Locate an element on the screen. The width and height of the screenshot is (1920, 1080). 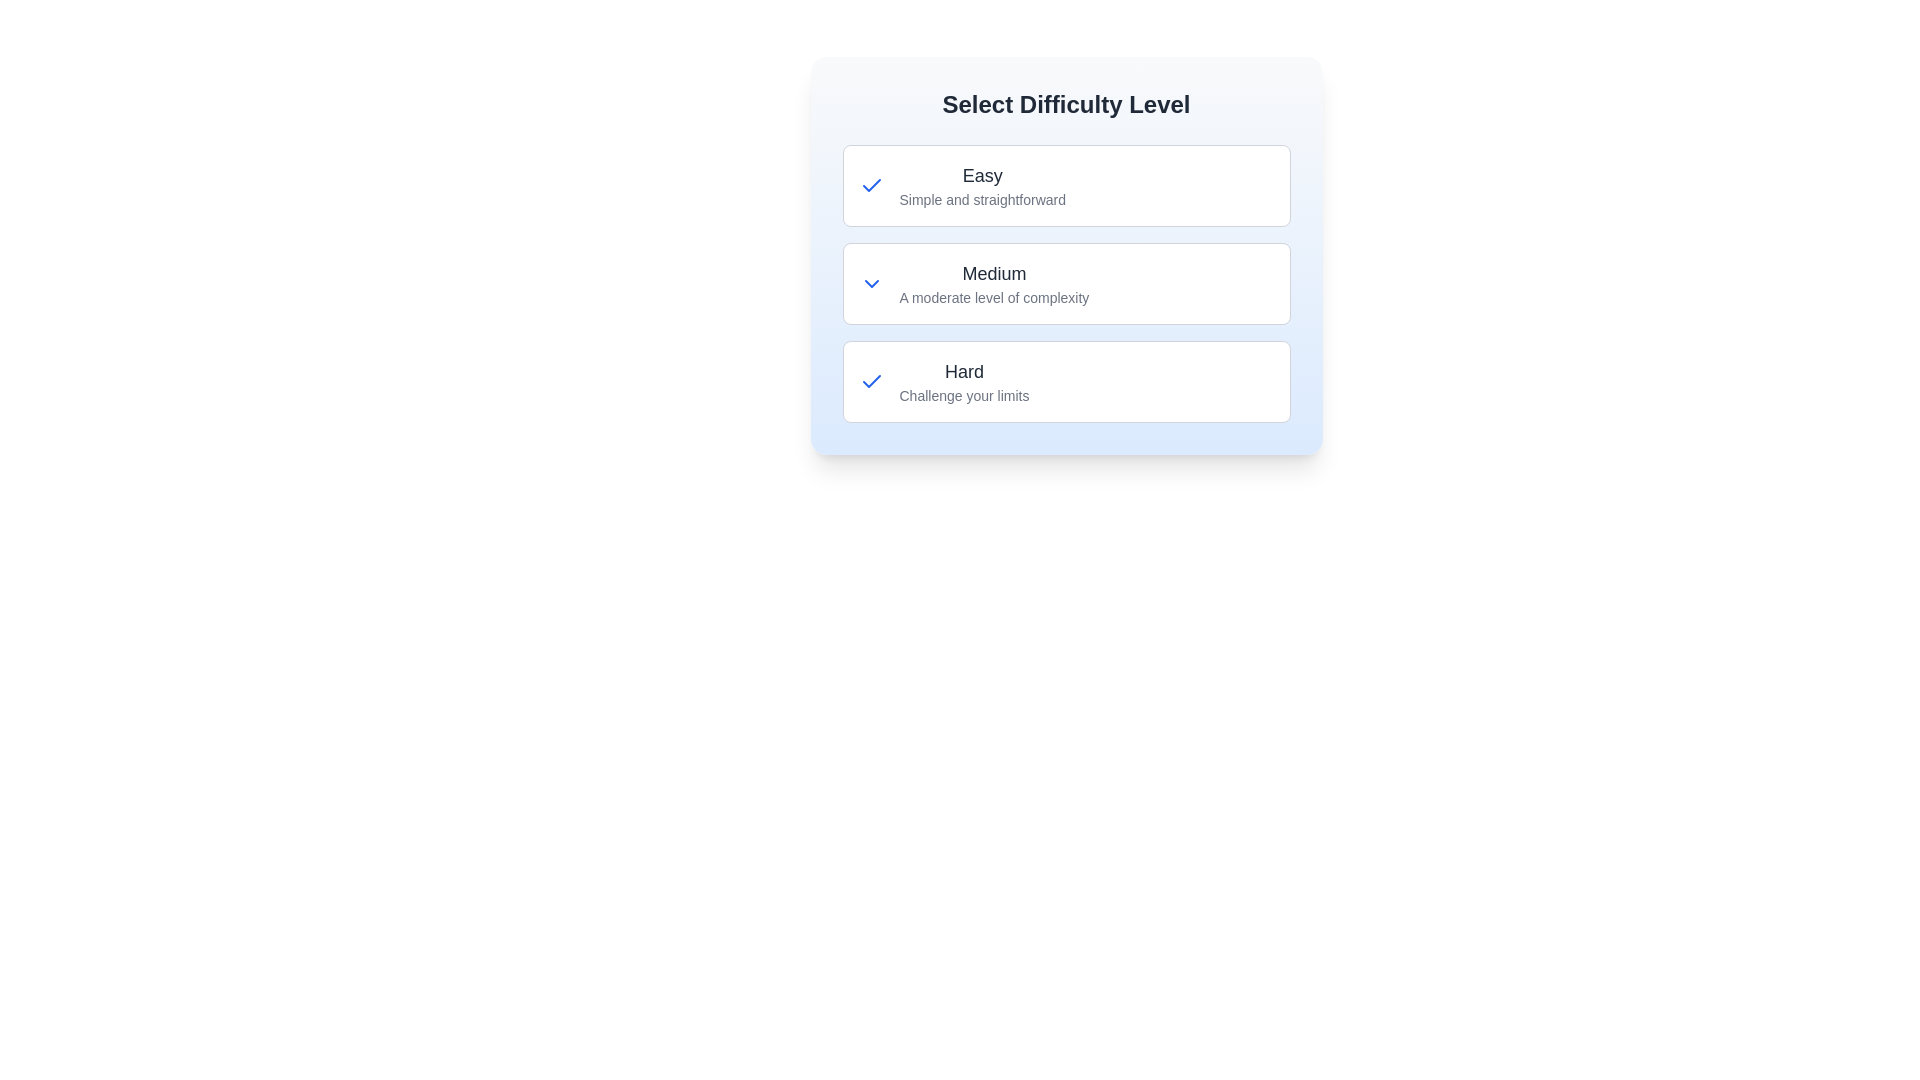
the descriptive subtitle element that provides additional context to the 'Medium' option in the difficulty selection menu, located directly below the 'Medium' label is located at coordinates (994, 297).